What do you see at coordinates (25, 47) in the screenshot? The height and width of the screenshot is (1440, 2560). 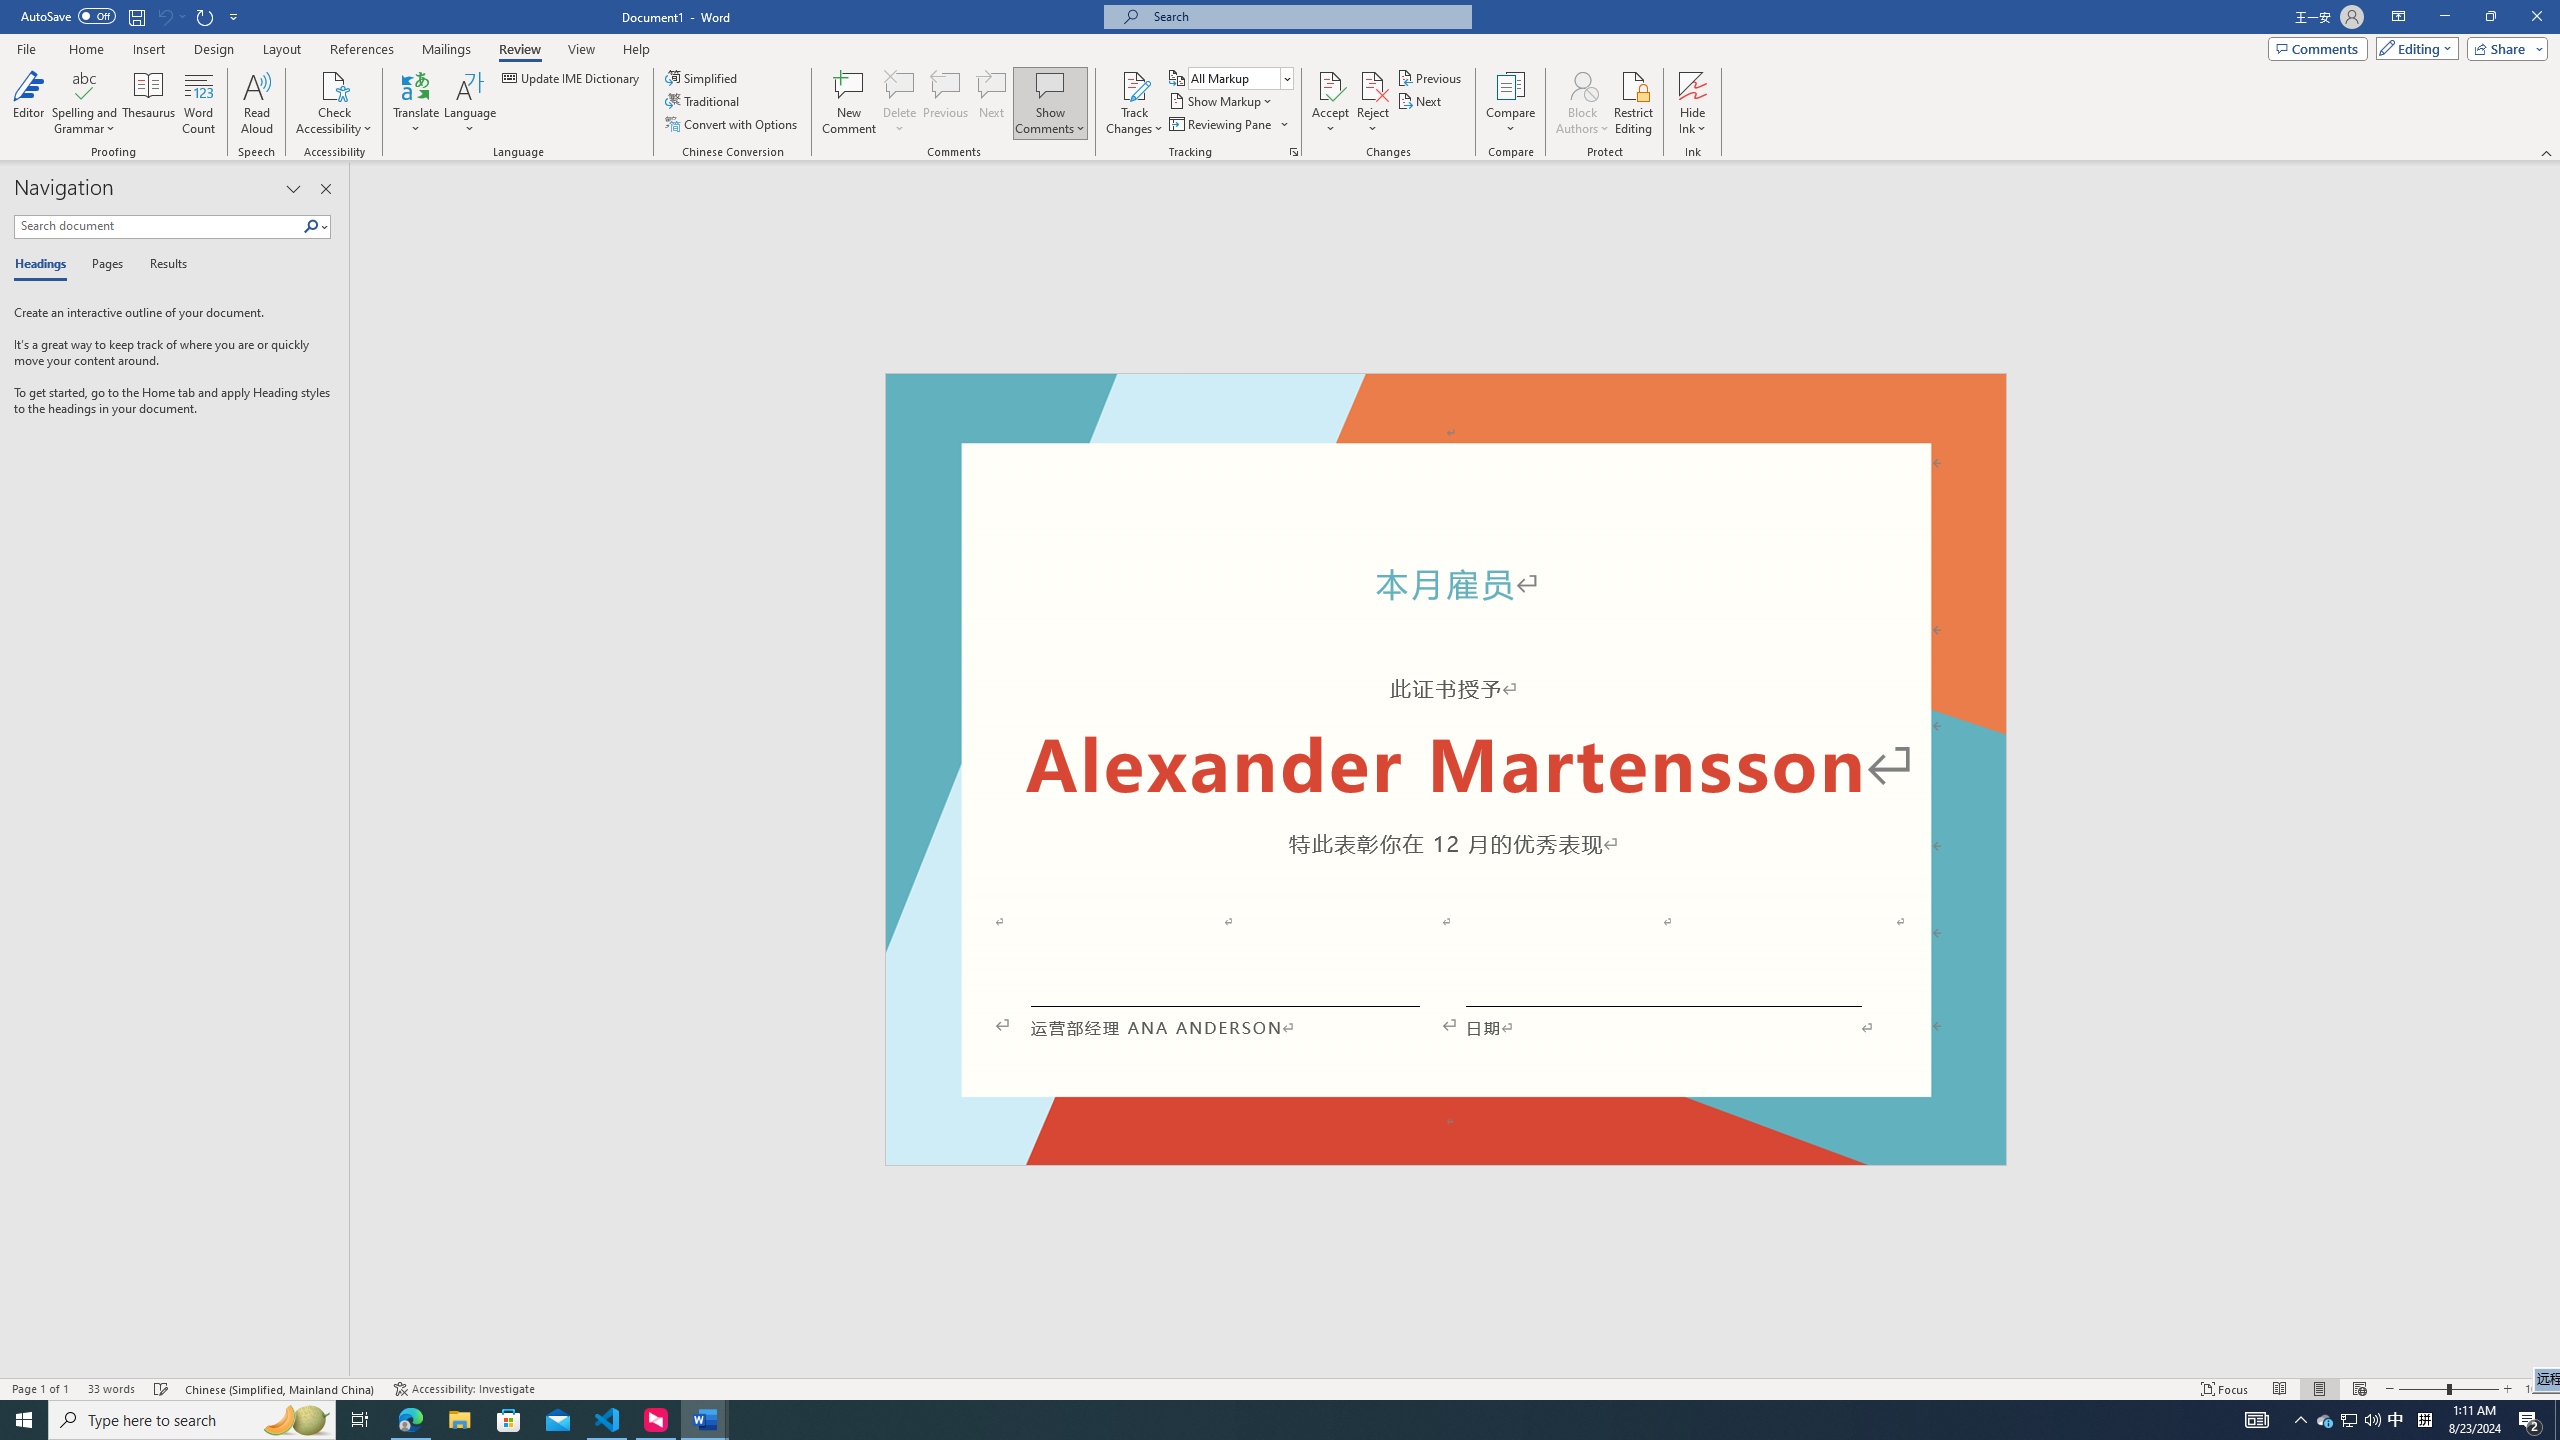 I see `'File Tab'` at bounding box center [25, 47].